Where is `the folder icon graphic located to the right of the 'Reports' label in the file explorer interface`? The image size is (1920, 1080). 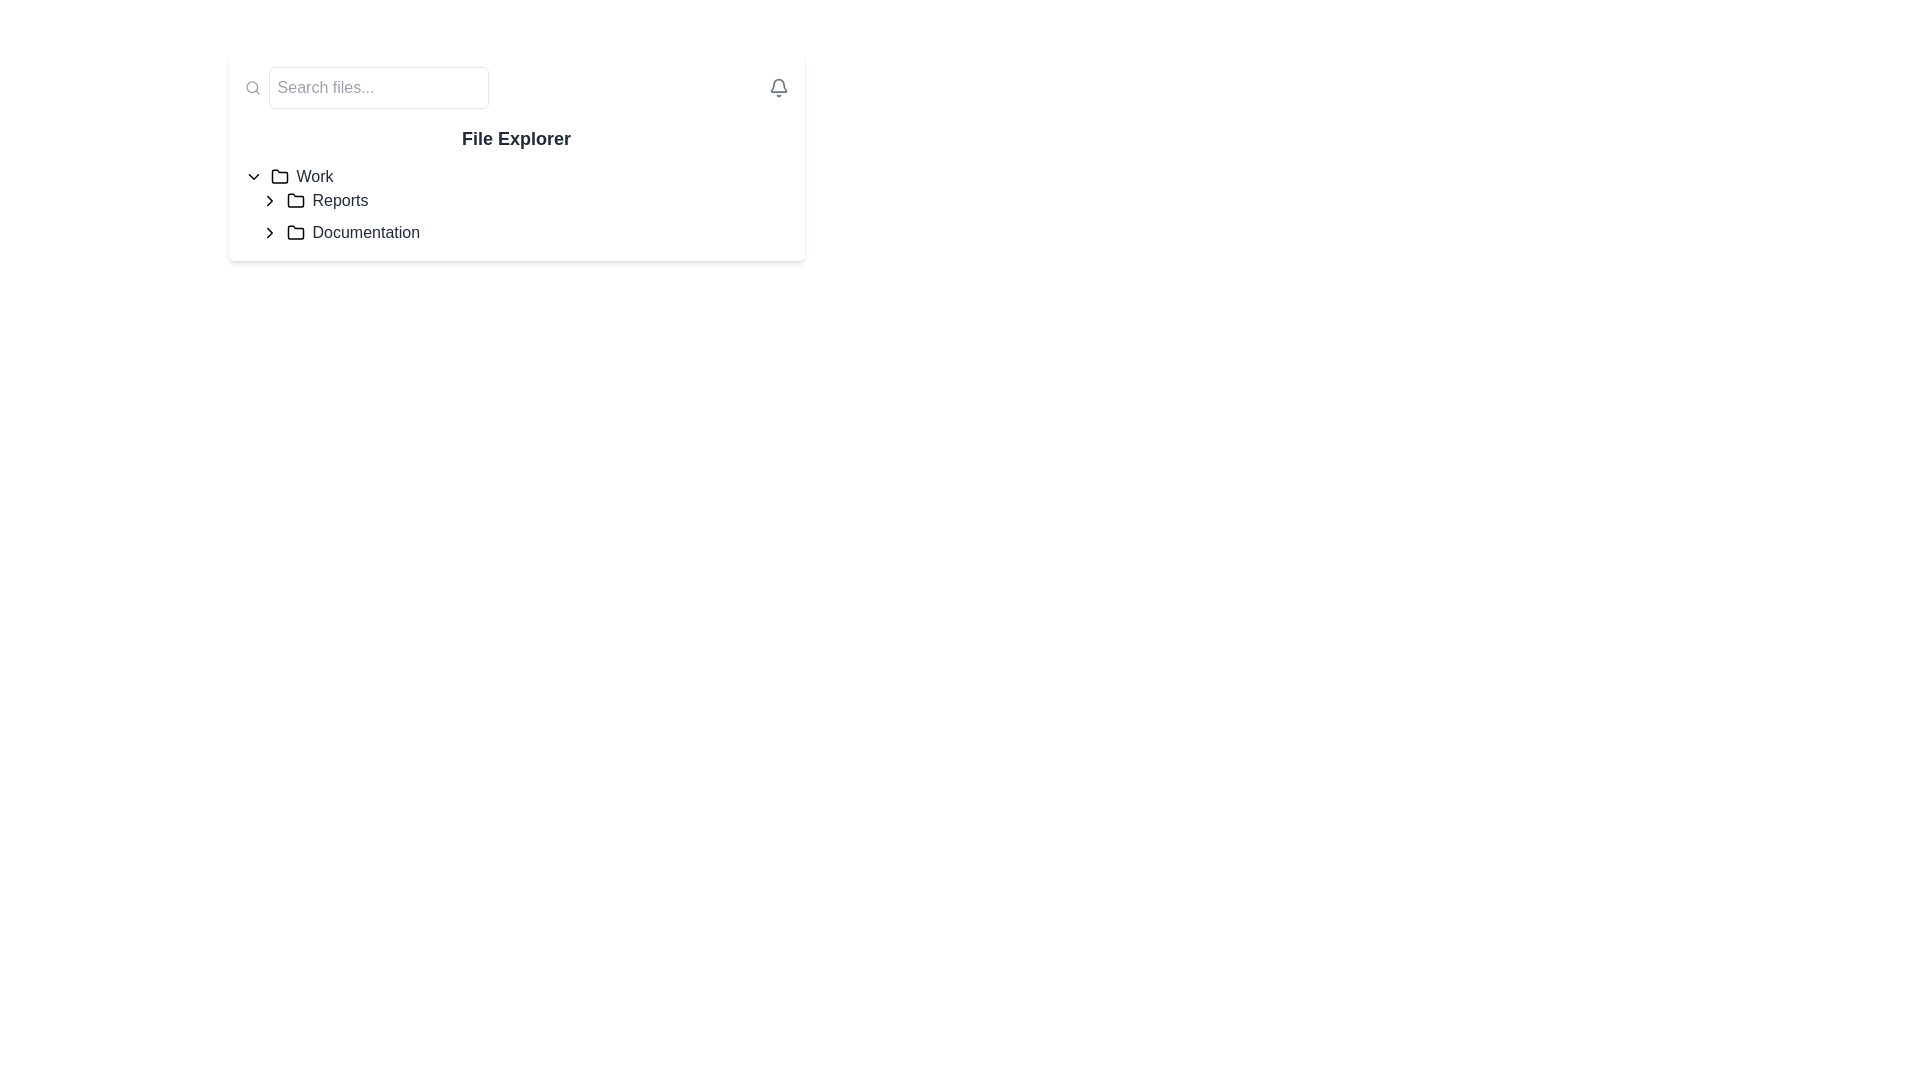
the folder icon graphic located to the right of the 'Reports' label in the file explorer interface is located at coordinates (294, 200).